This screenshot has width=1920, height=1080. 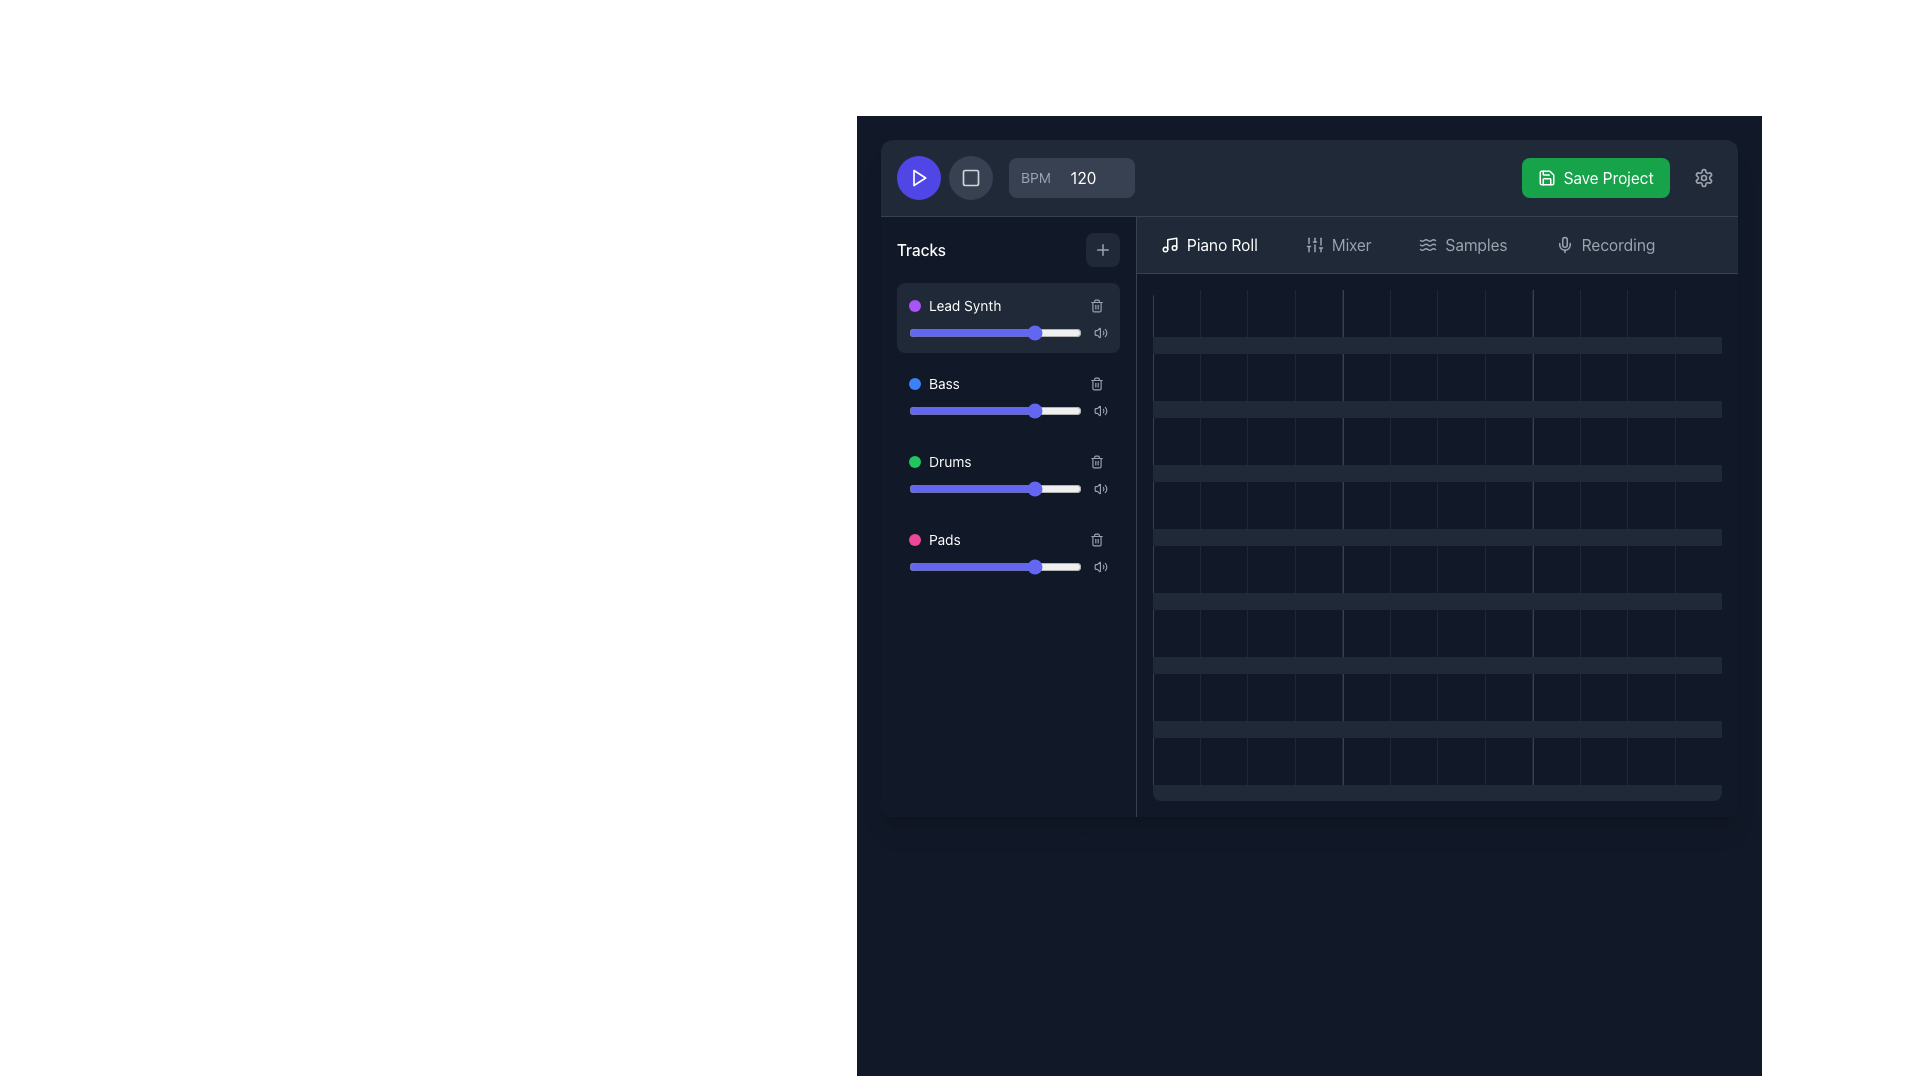 I want to click on the selectable grid cell located in the seventh row and fifth column of the grid layout, so click(x=1651, y=440).